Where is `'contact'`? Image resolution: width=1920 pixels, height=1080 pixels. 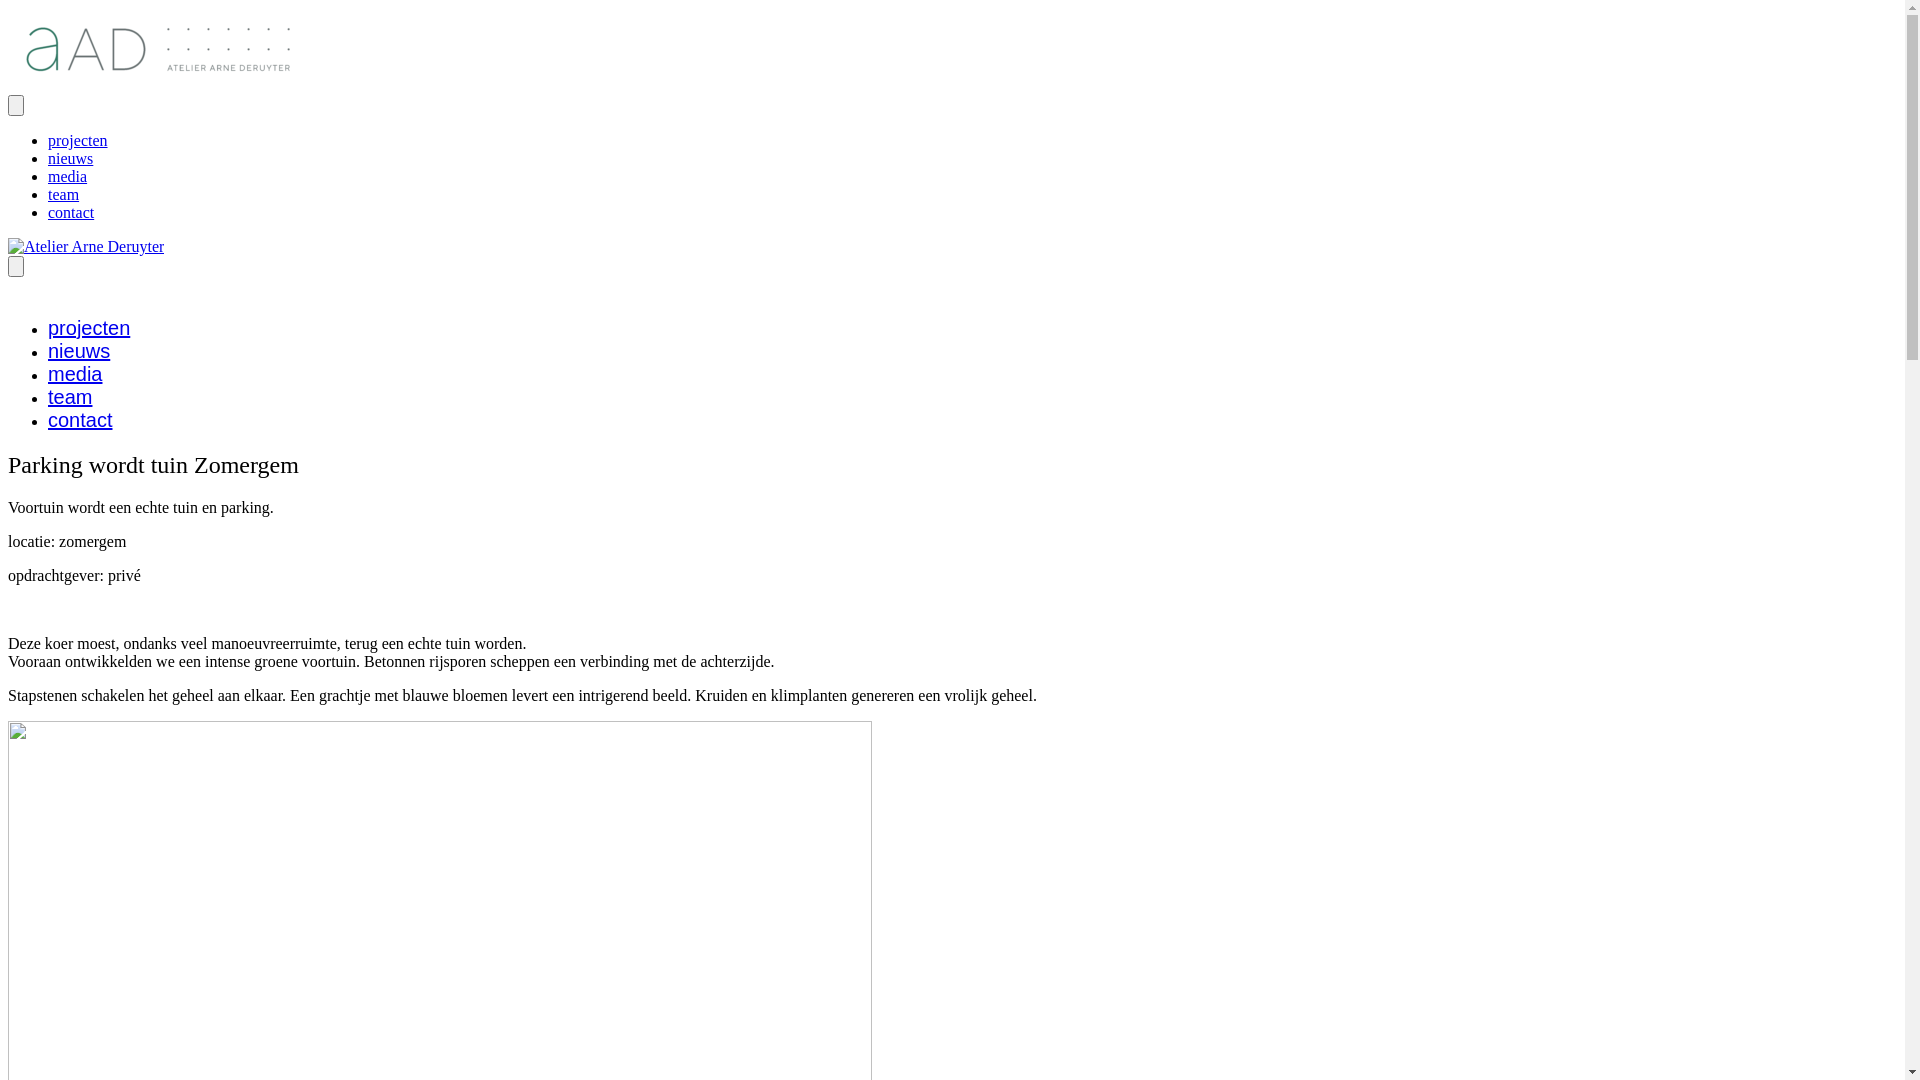
'contact' is located at coordinates (71, 212).